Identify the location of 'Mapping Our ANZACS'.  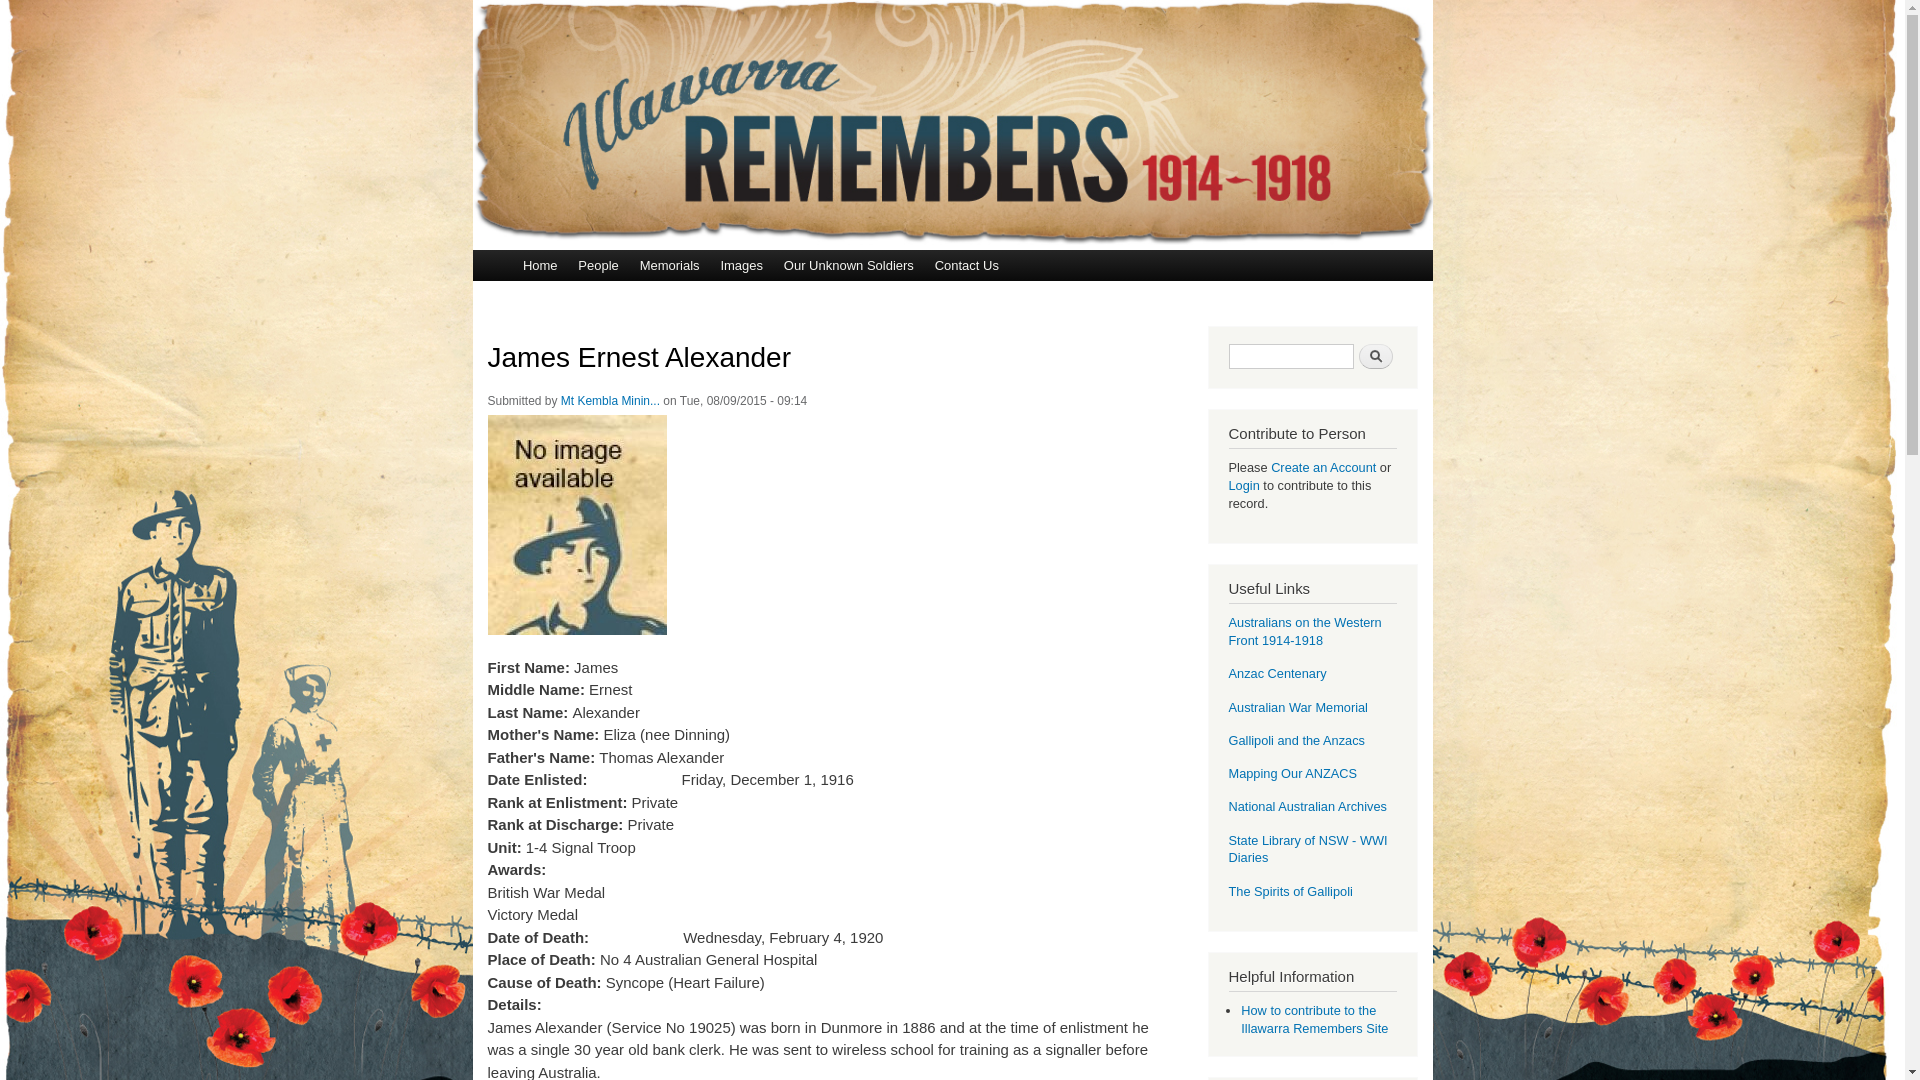
(1292, 772).